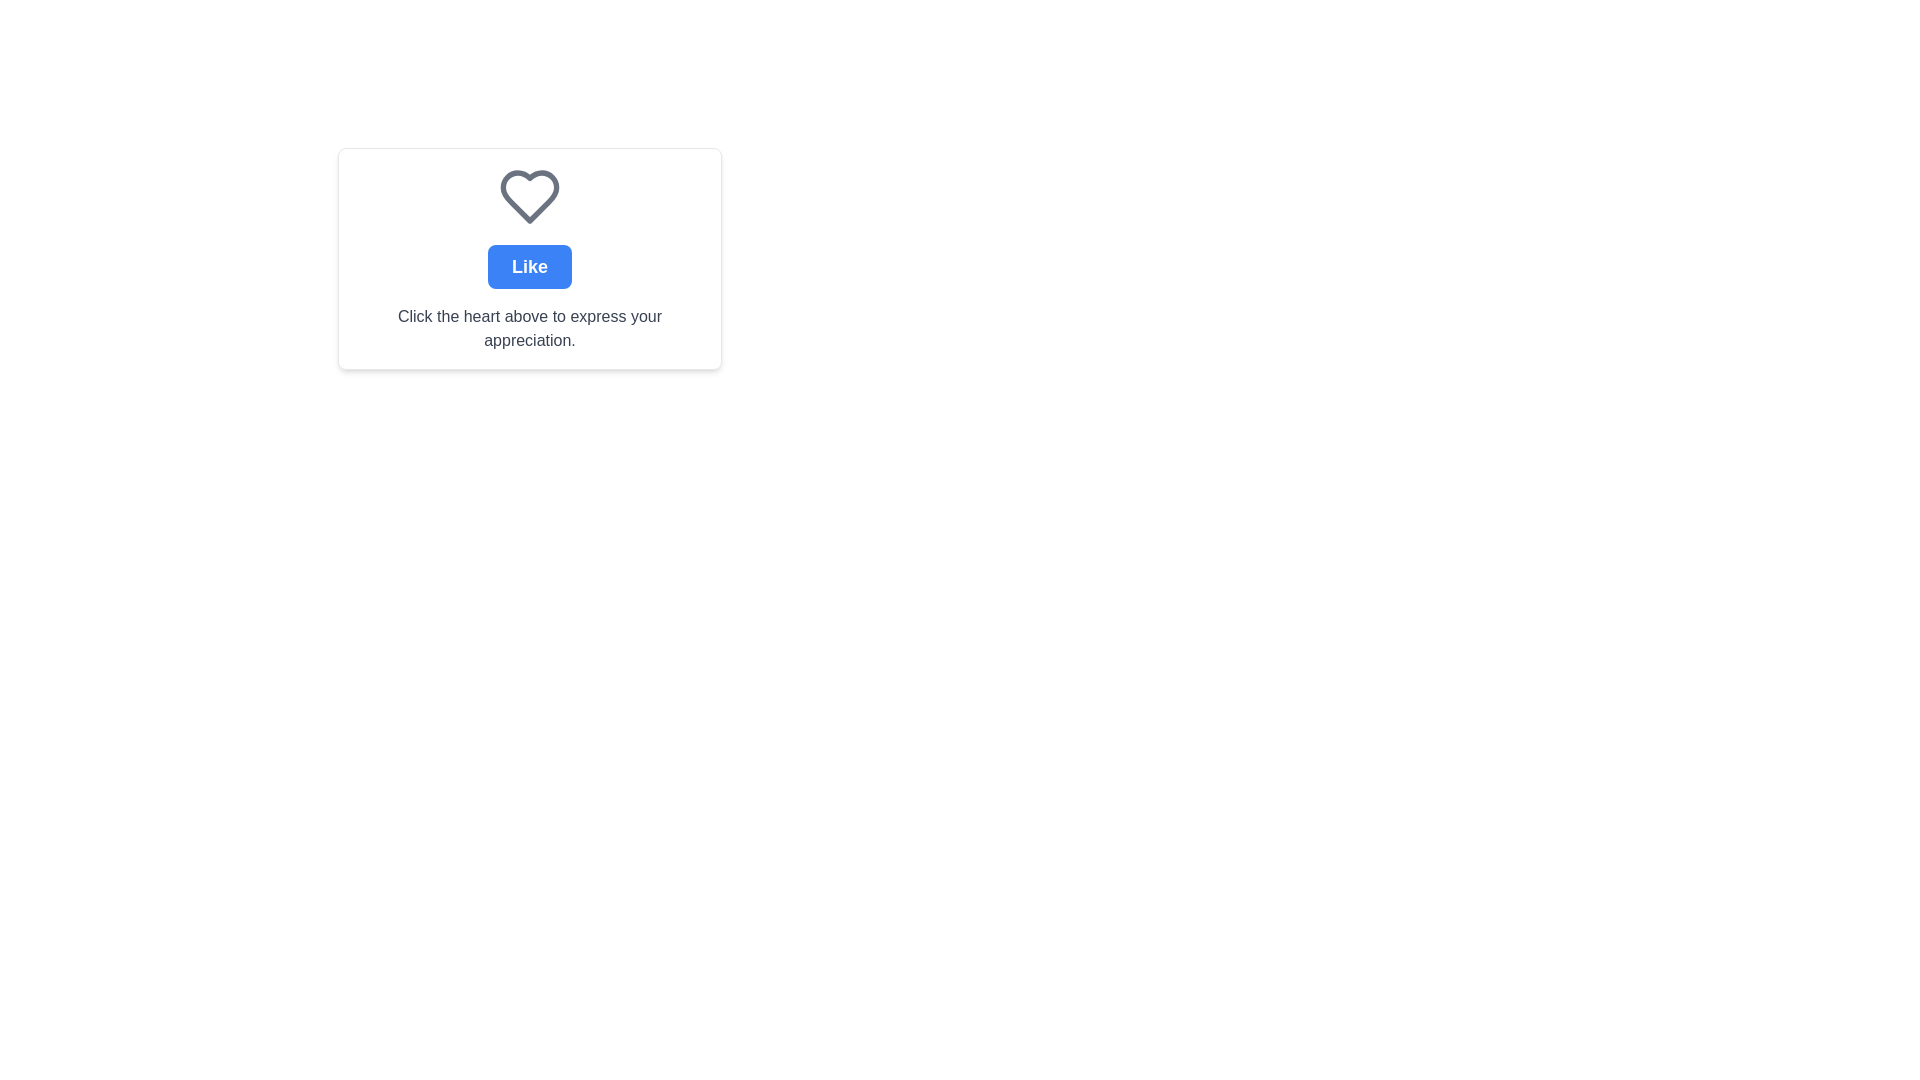 The image size is (1920, 1080). What do you see at coordinates (529, 327) in the screenshot?
I see `the Text block that provides guidance for expressing appreciation, located below the 'Like' button and above the heart icon` at bounding box center [529, 327].